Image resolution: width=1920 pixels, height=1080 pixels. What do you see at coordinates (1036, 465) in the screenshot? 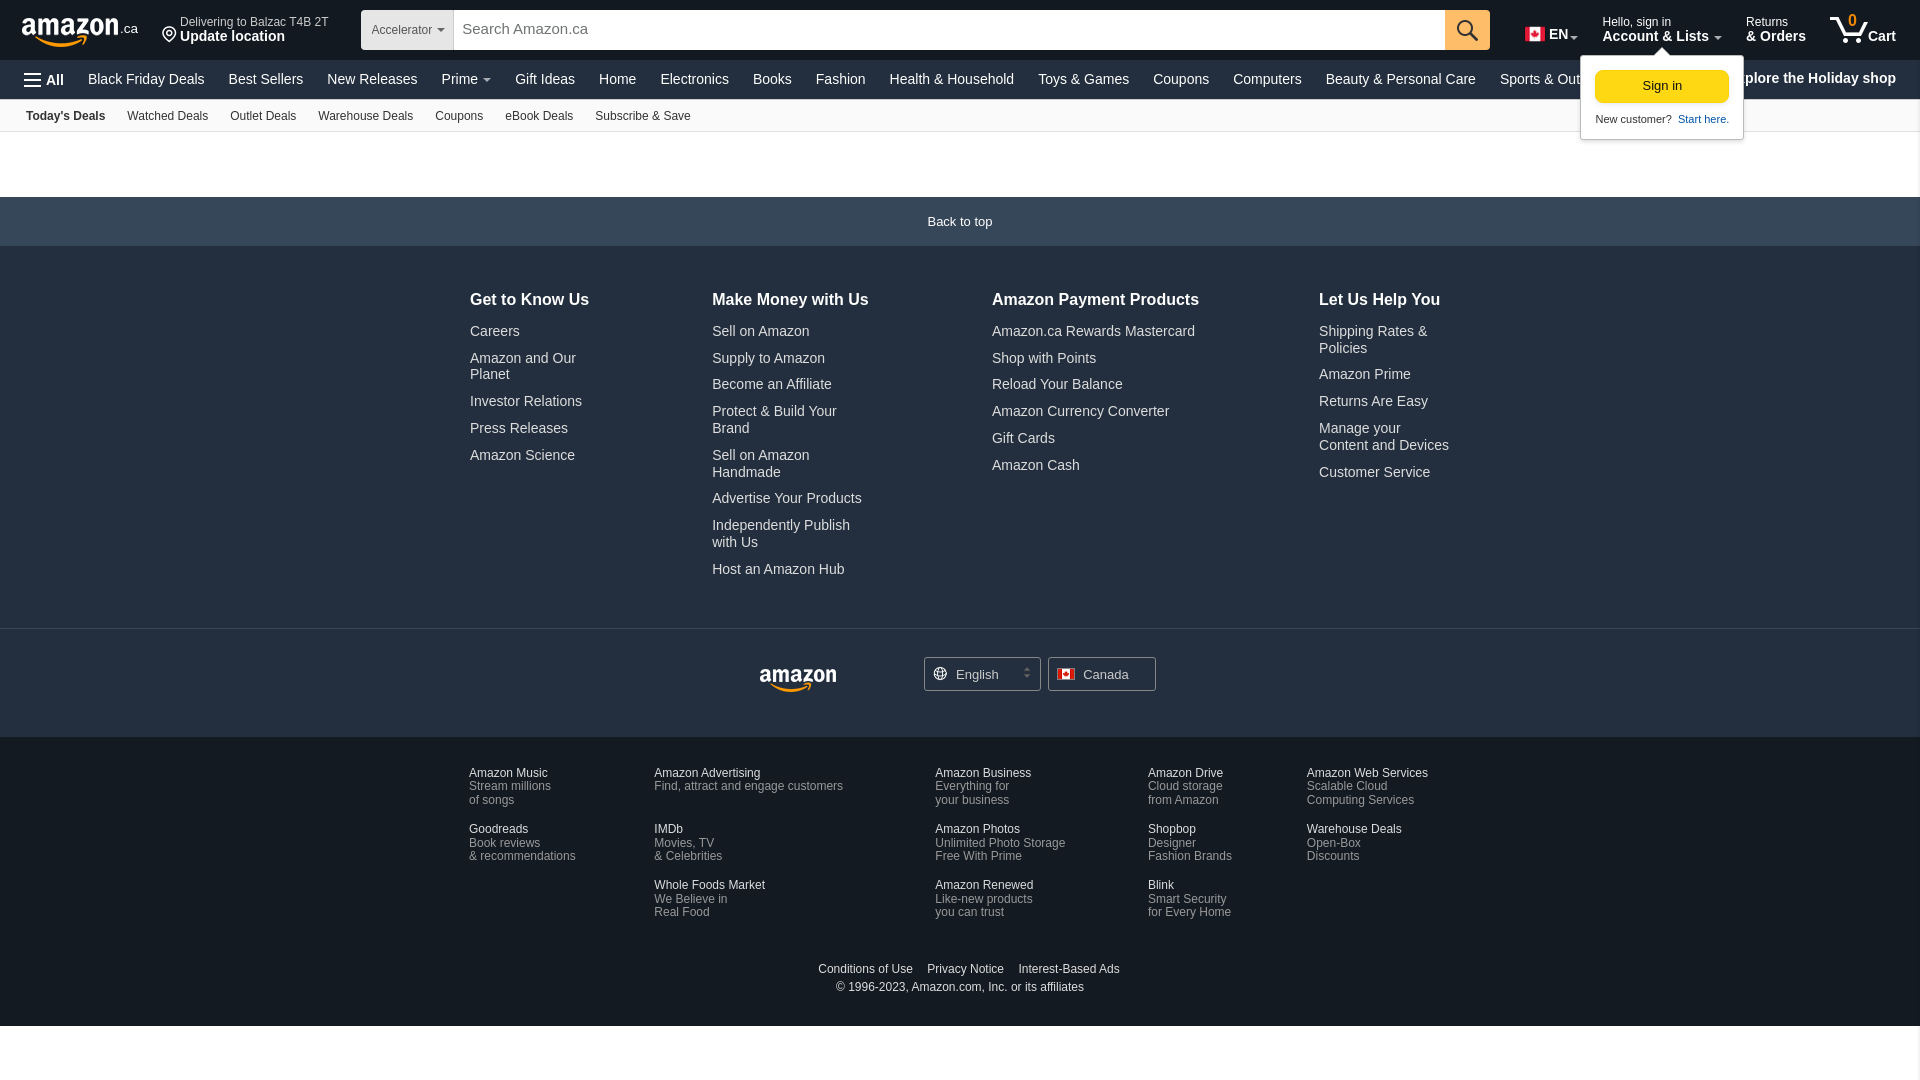
I see `'Amazon Cash'` at bounding box center [1036, 465].